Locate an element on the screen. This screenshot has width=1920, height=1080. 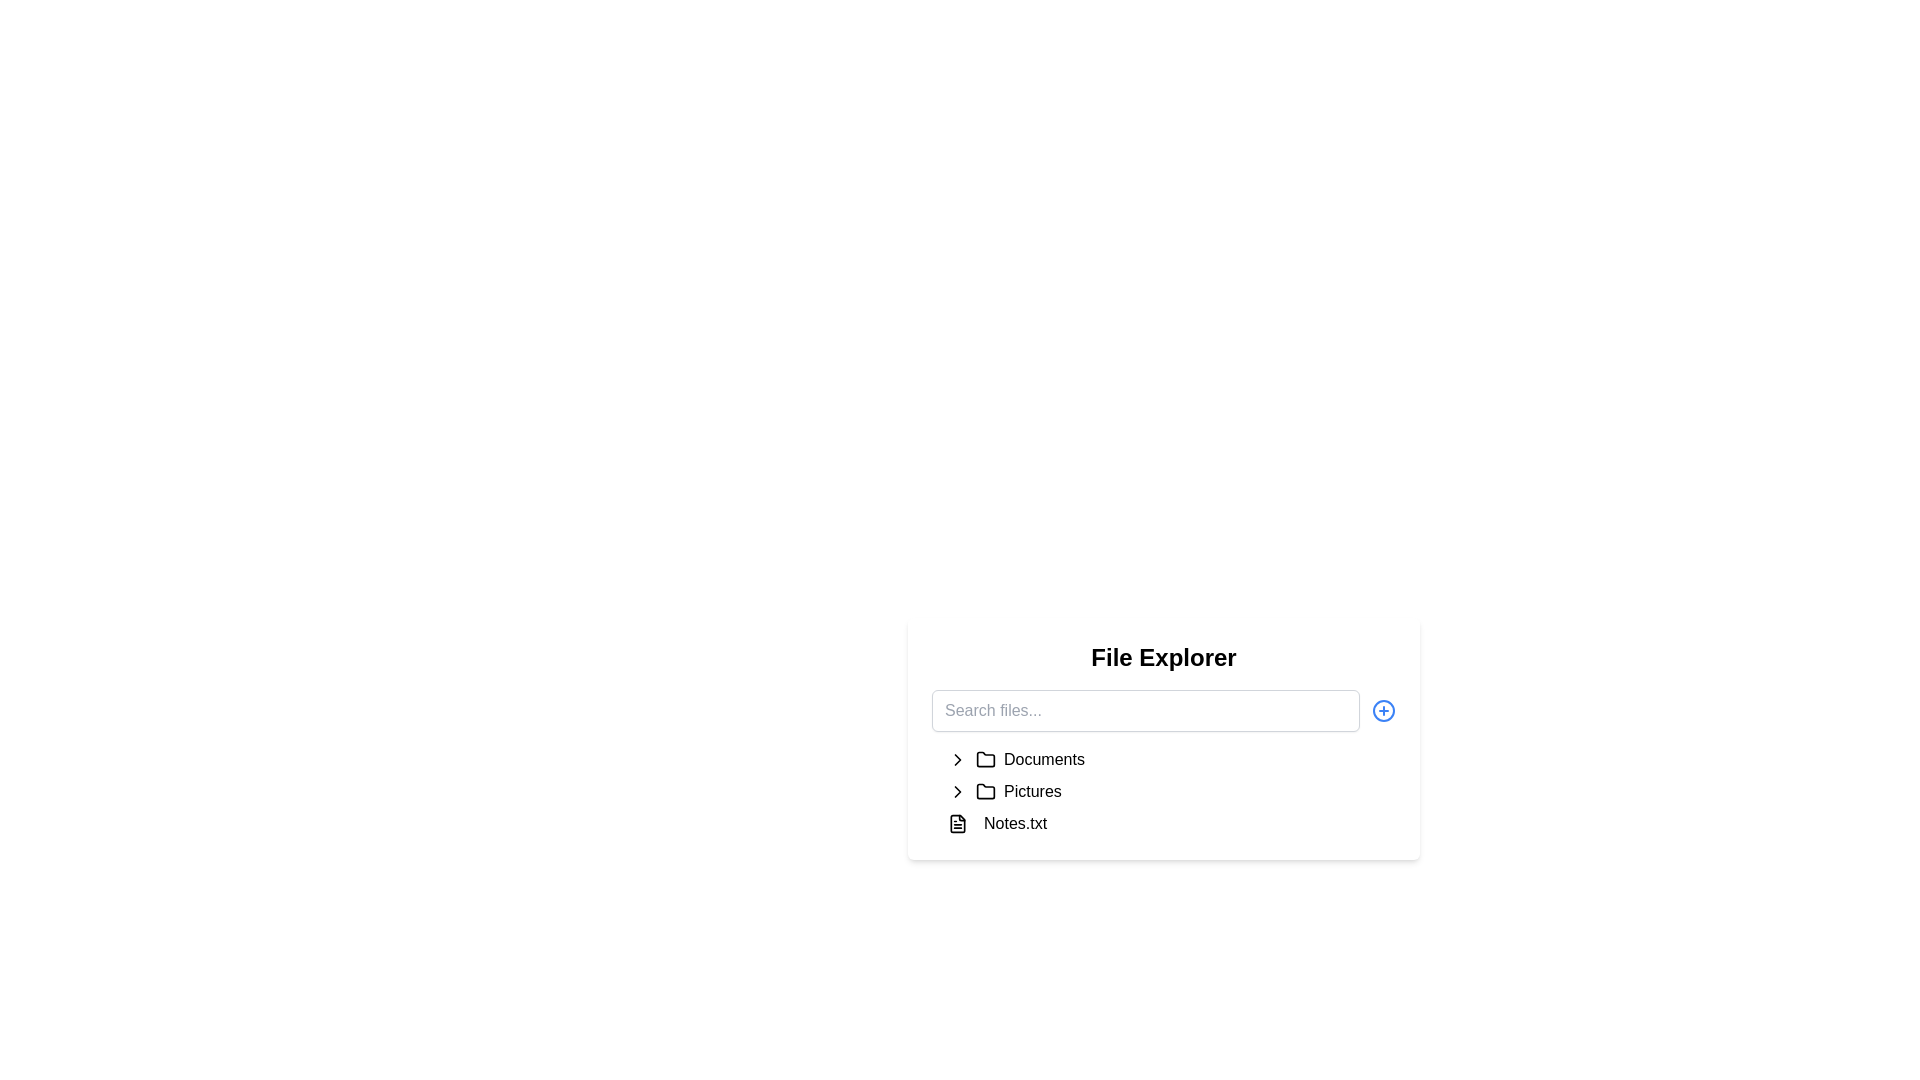
the 'Notes.txt' file is located at coordinates (1171, 824).